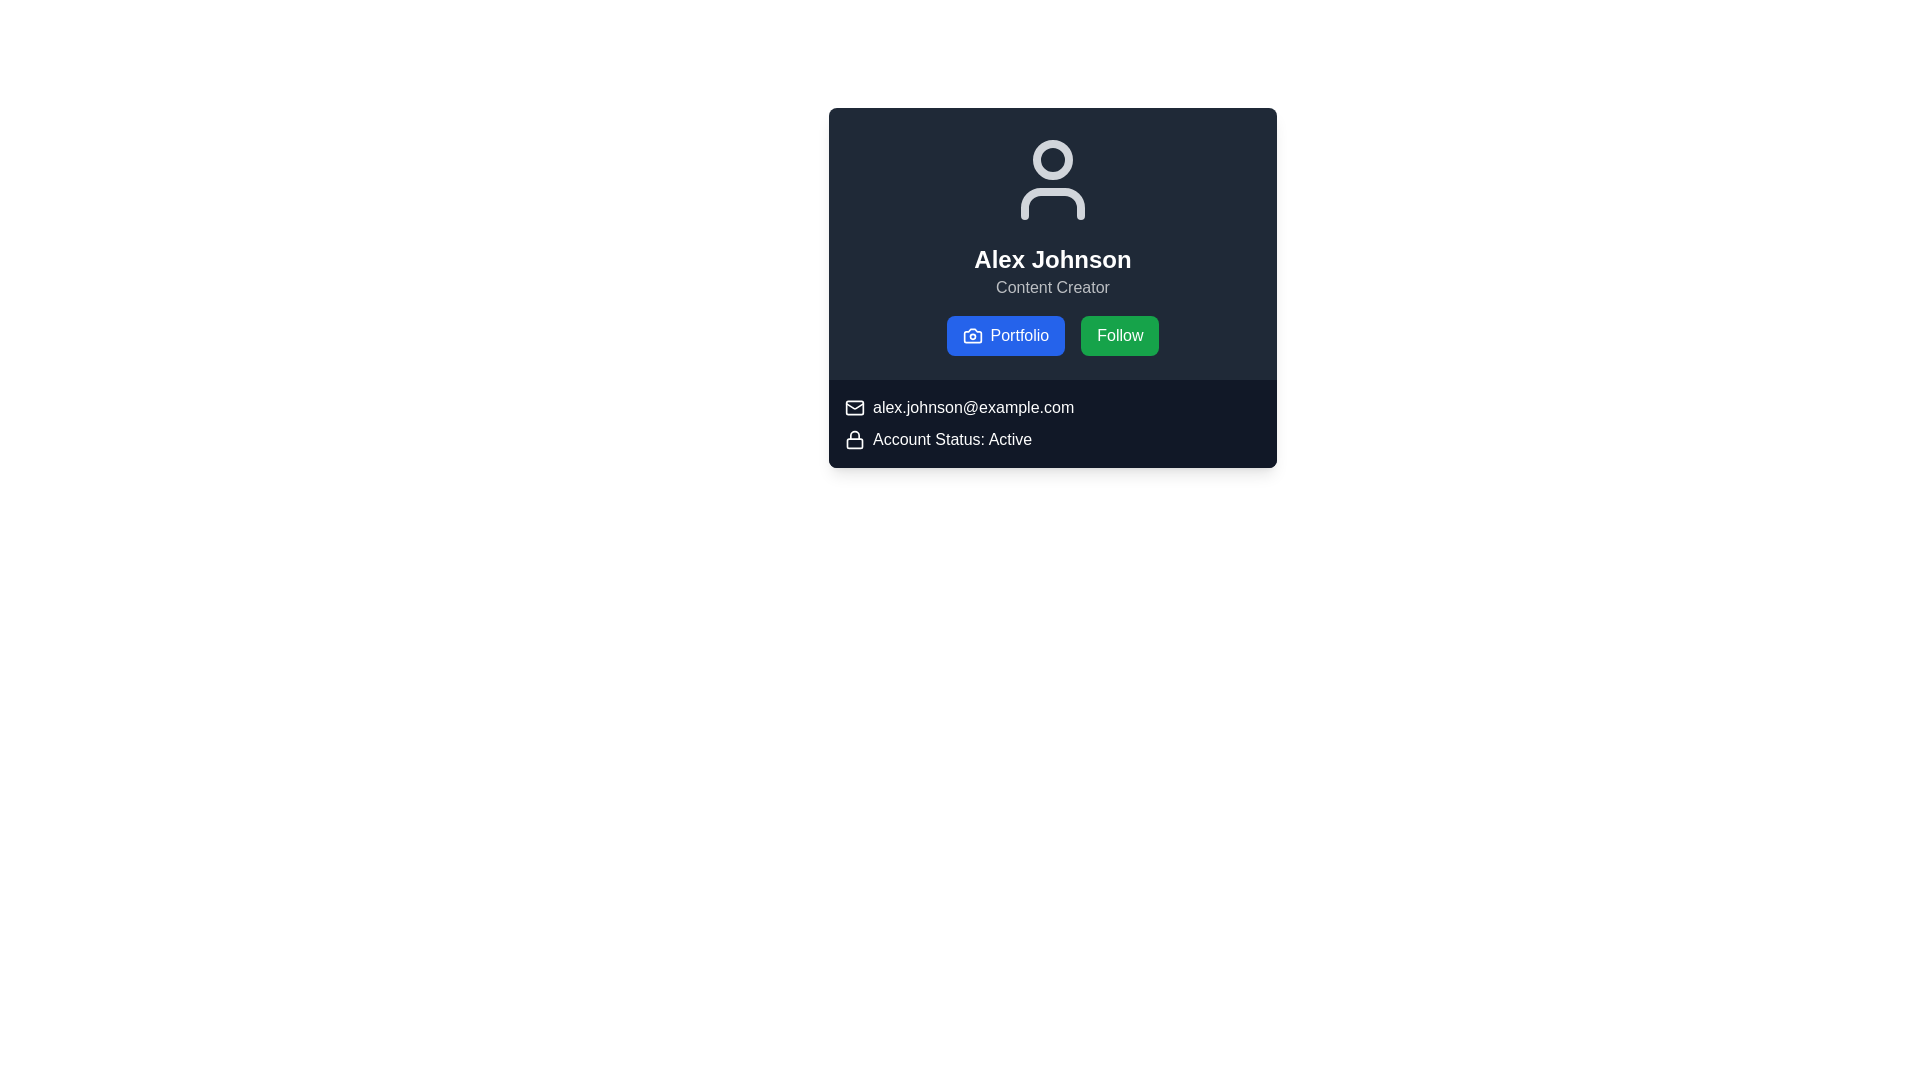 Image resolution: width=1920 pixels, height=1080 pixels. Describe the element at coordinates (1051, 288) in the screenshot. I see `the text label that conveys the role 'Content Creator' associated with 'Alex Johnson', positioned beneath the bold 'Alex Johnson' text and above the 'Portfolio' and 'Follow' buttons` at that location.